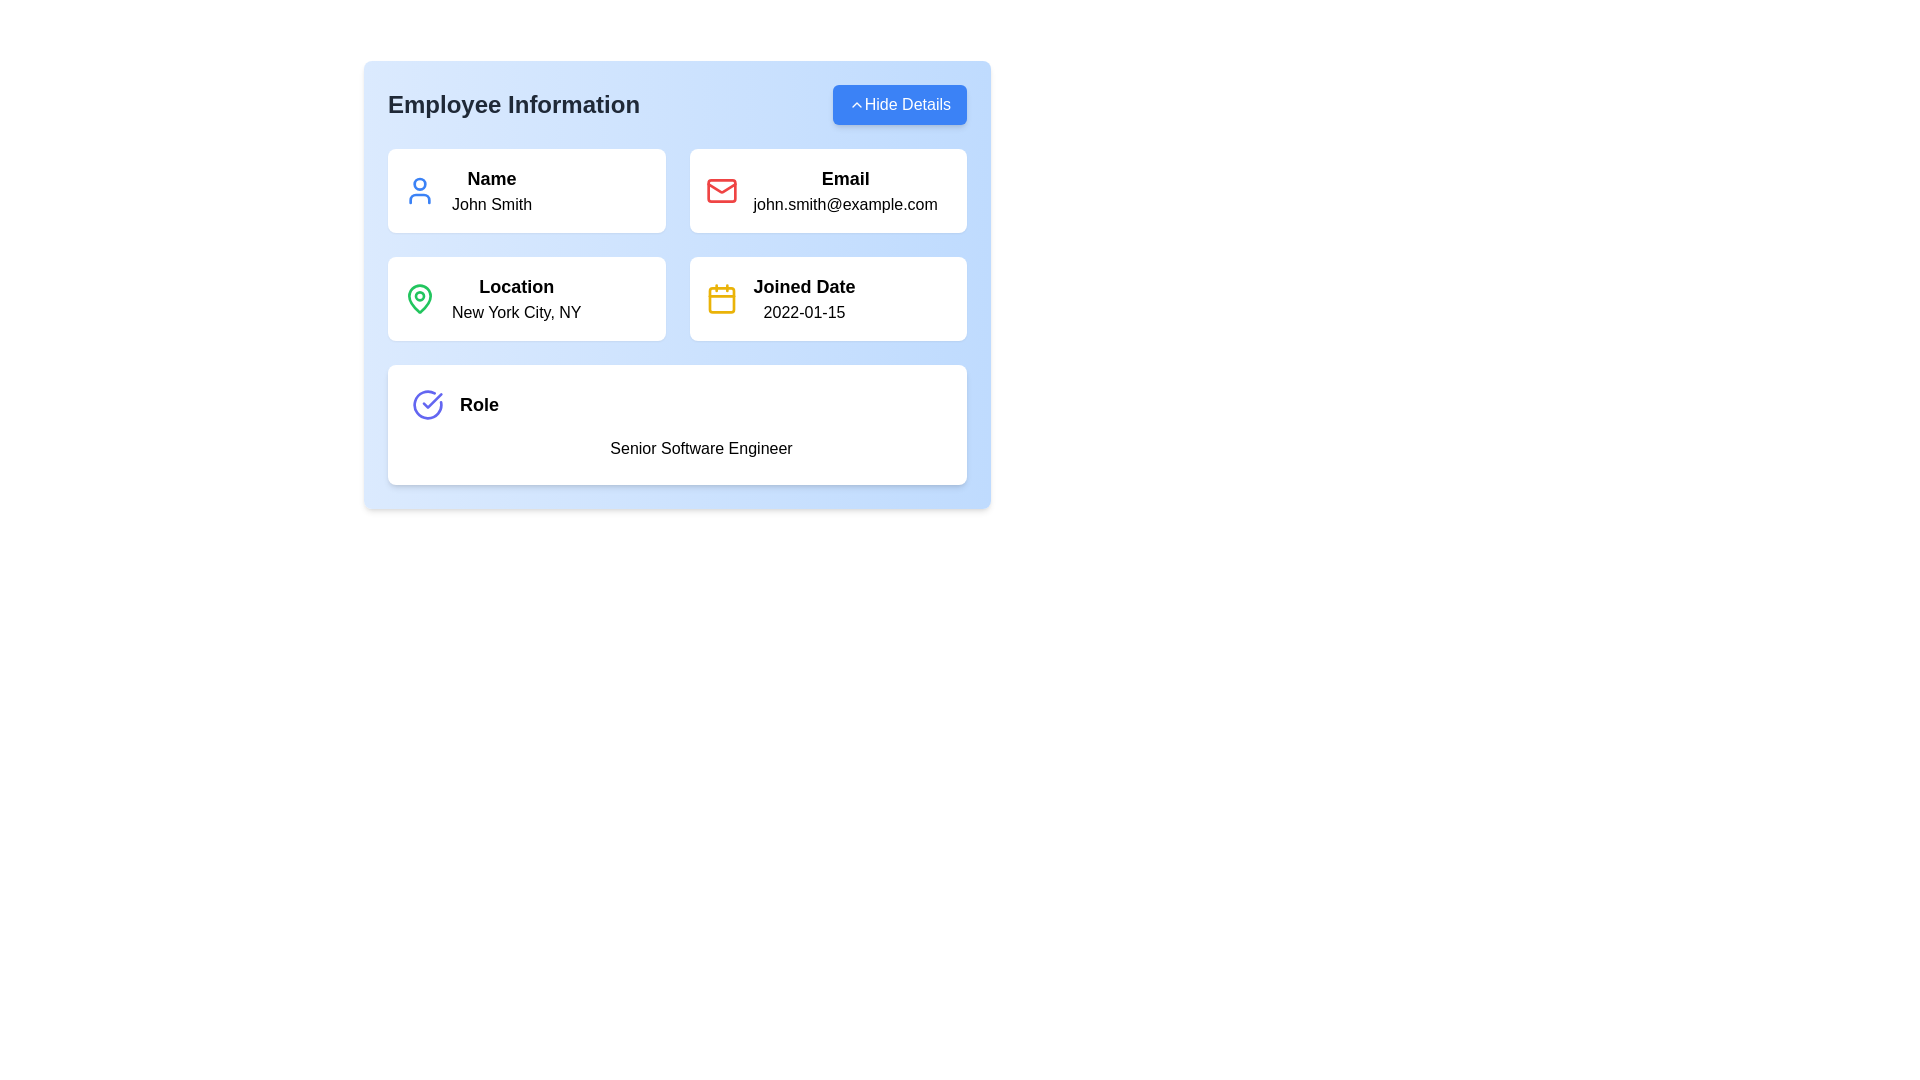 The width and height of the screenshot is (1920, 1080). What do you see at coordinates (526, 299) in the screenshot?
I see `the Informative card displaying location information of the user, indicating New York City, NY, which is positioned in the third slot of the grid layout, right of the 'Name' section and above the 'Role' section` at bounding box center [526, 299].